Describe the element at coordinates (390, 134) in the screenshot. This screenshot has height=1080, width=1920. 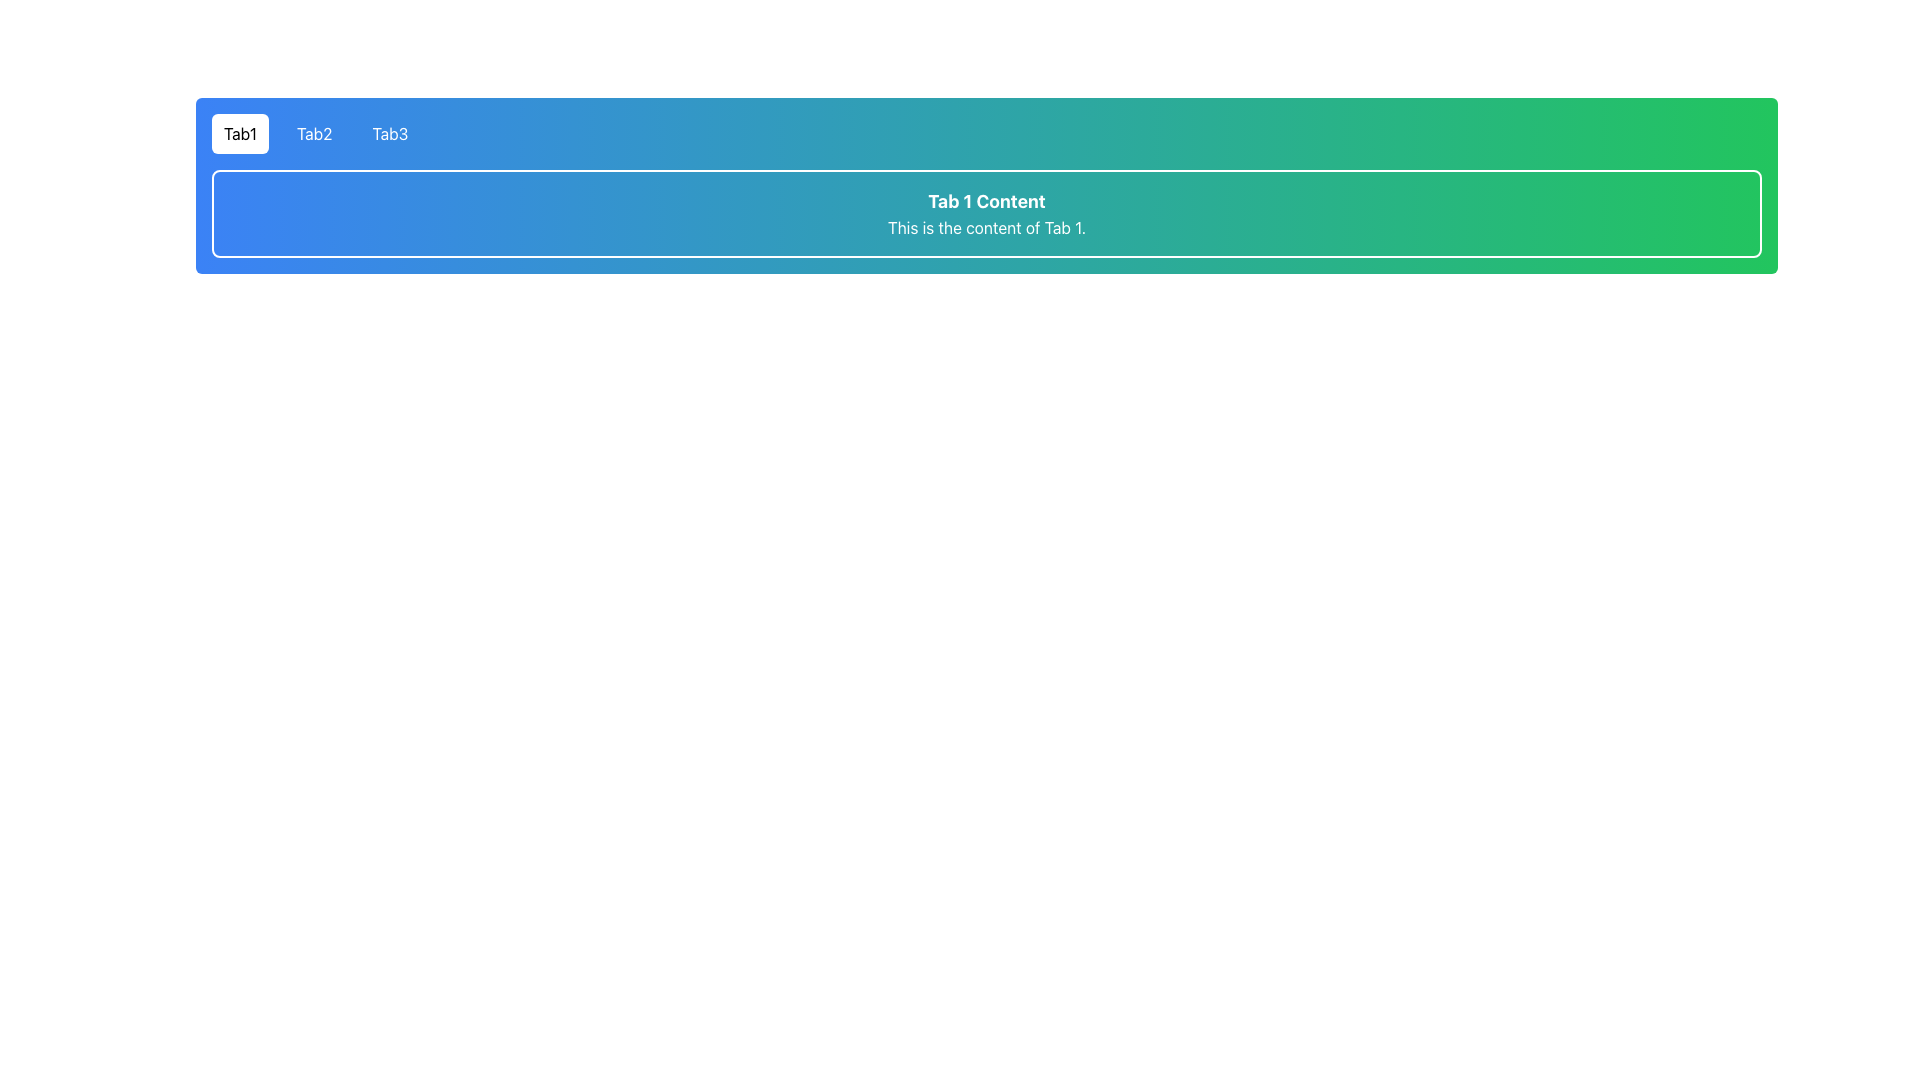
I see `the 'Tab3' navigation item to switch the application view to the corresponding content` at that location.